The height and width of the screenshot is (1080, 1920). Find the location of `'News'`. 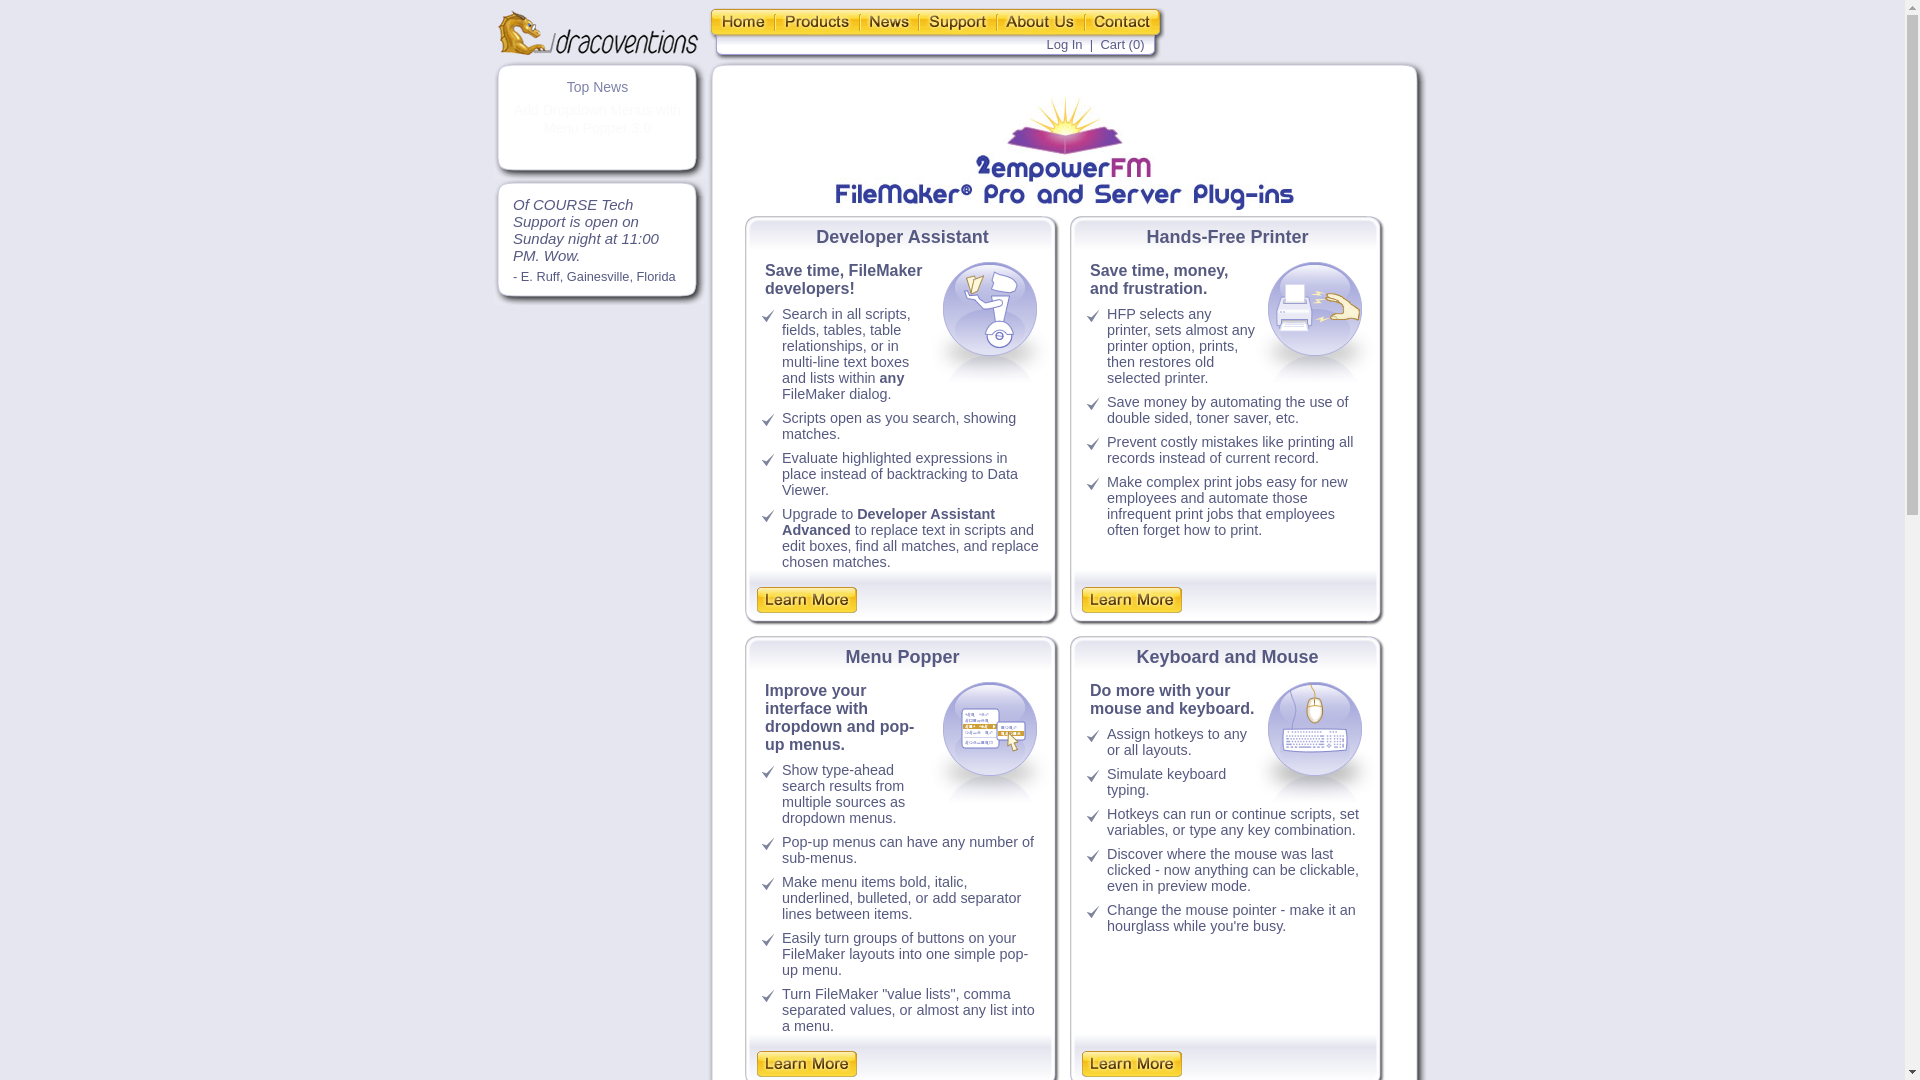

'News' is located at coordinates (888, 21).